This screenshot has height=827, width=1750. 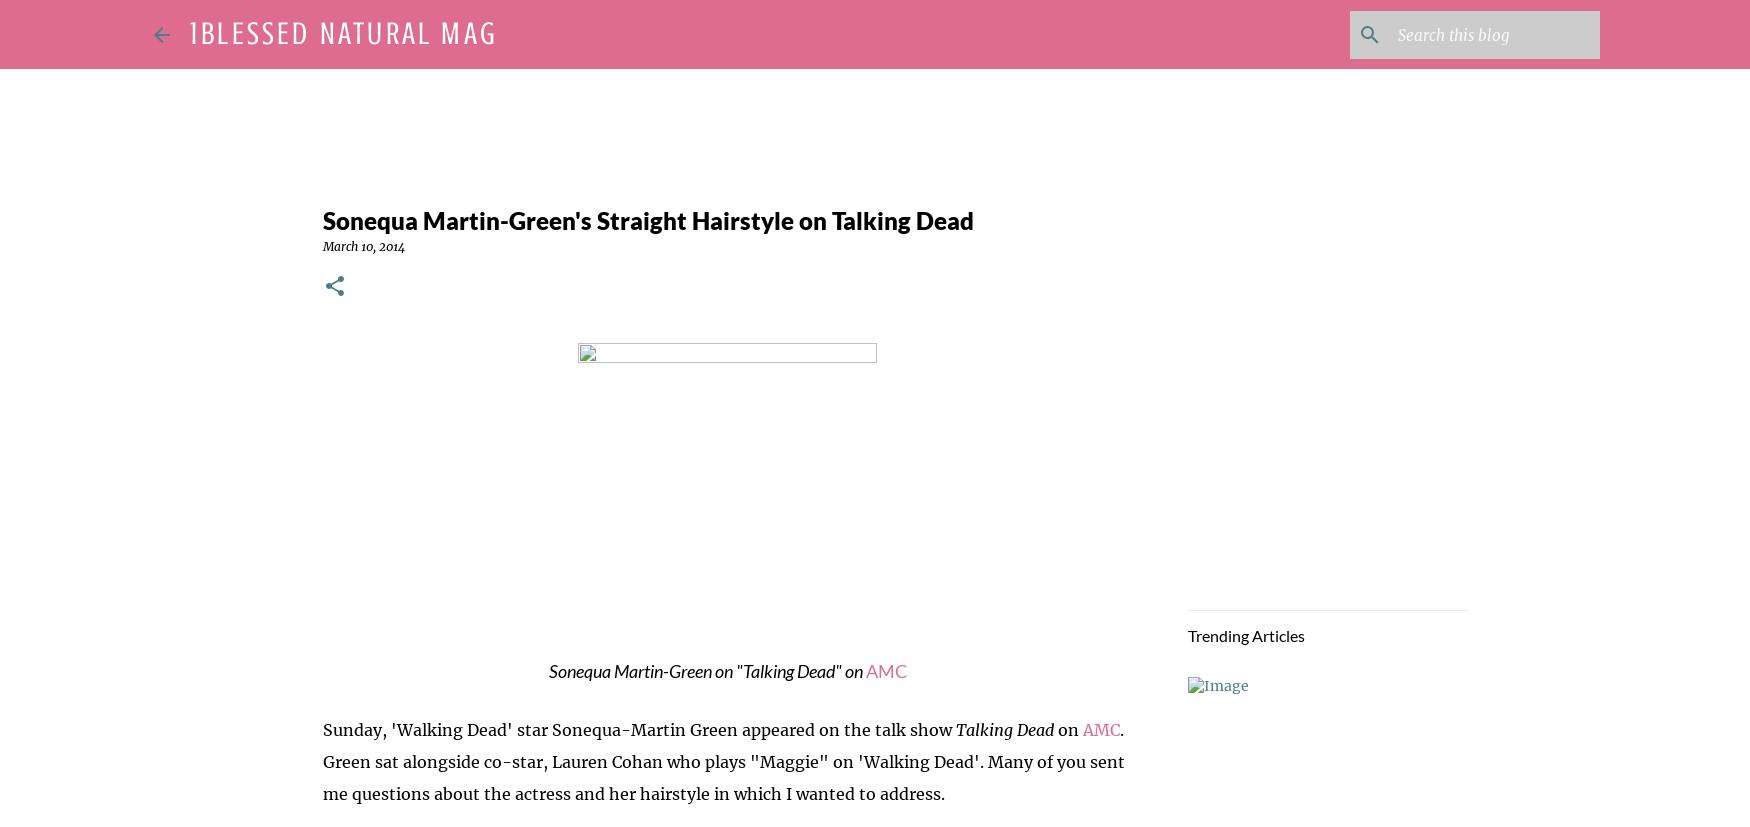 I want to click on 'March 10, 2014', so click(x=362, y=245).